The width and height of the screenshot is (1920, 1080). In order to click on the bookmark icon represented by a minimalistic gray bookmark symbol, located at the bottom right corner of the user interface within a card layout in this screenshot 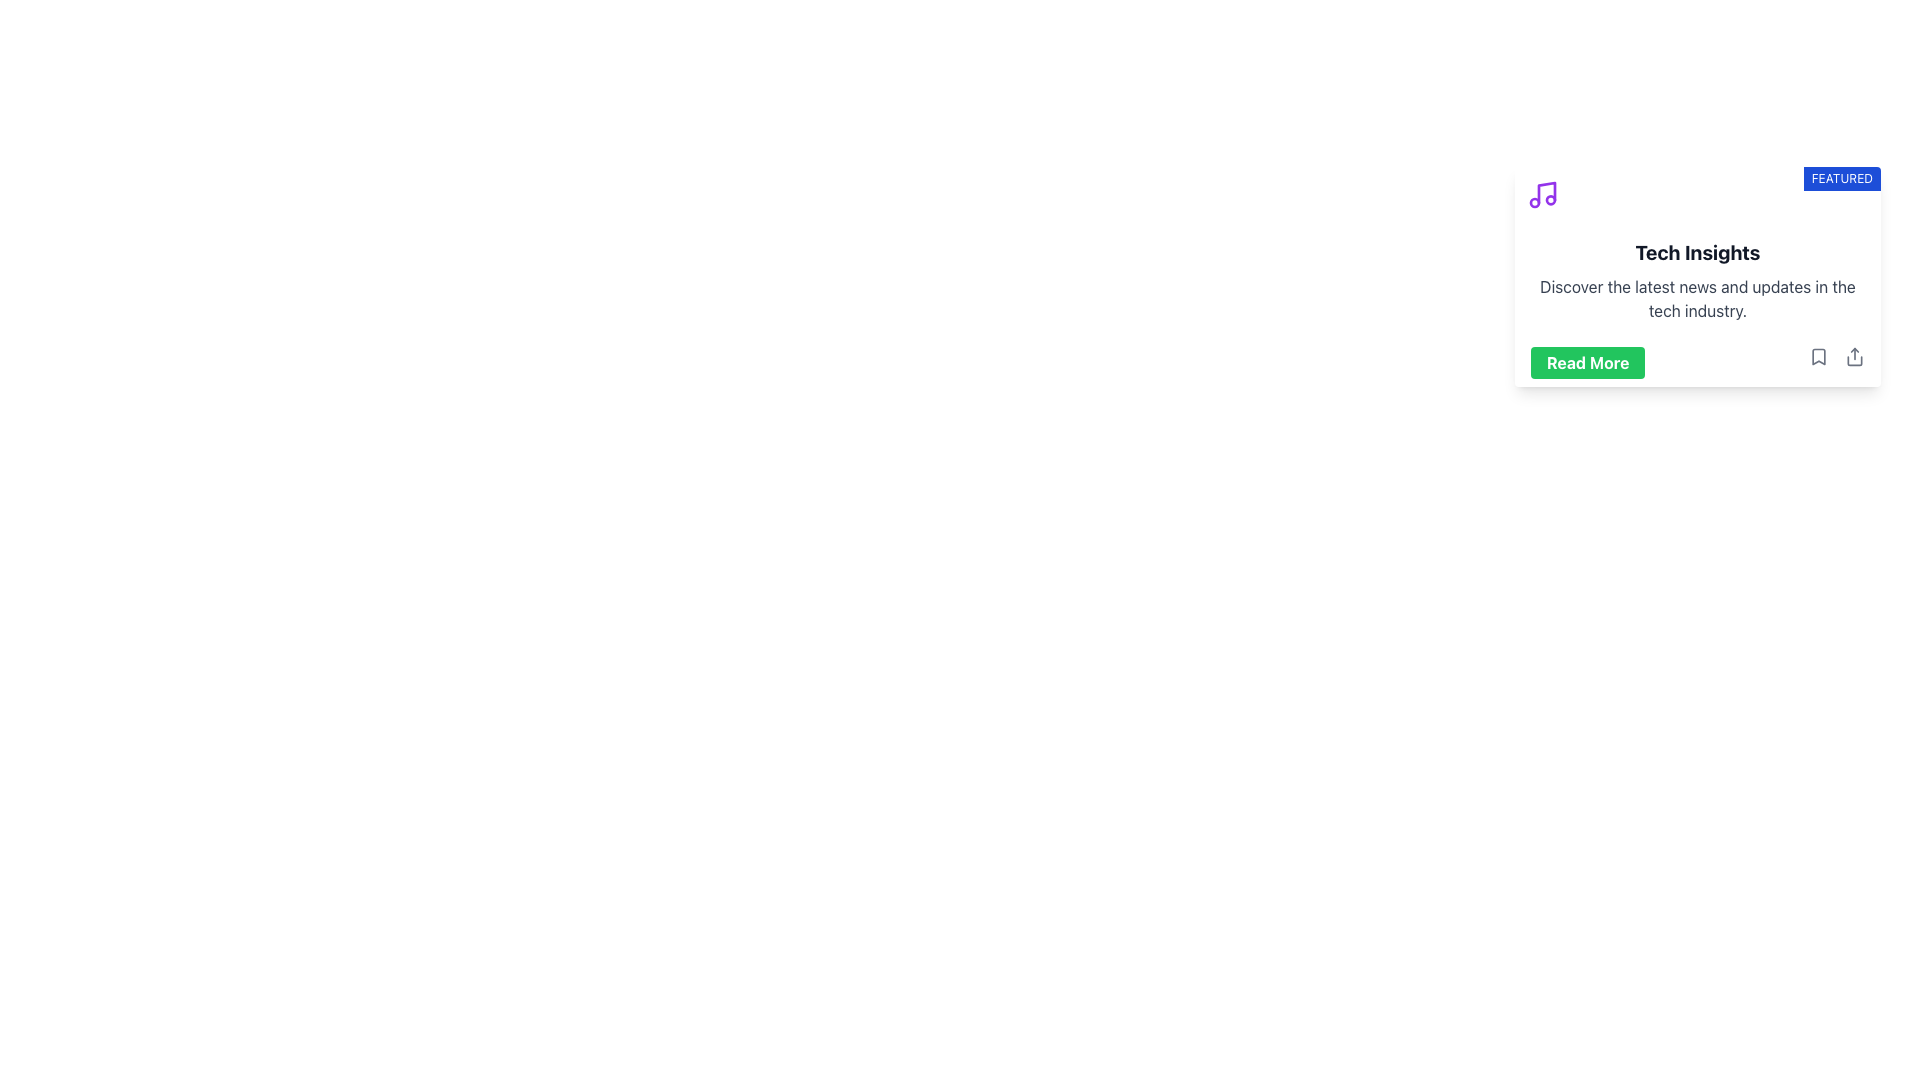, I will do `click(1819, 356)`.